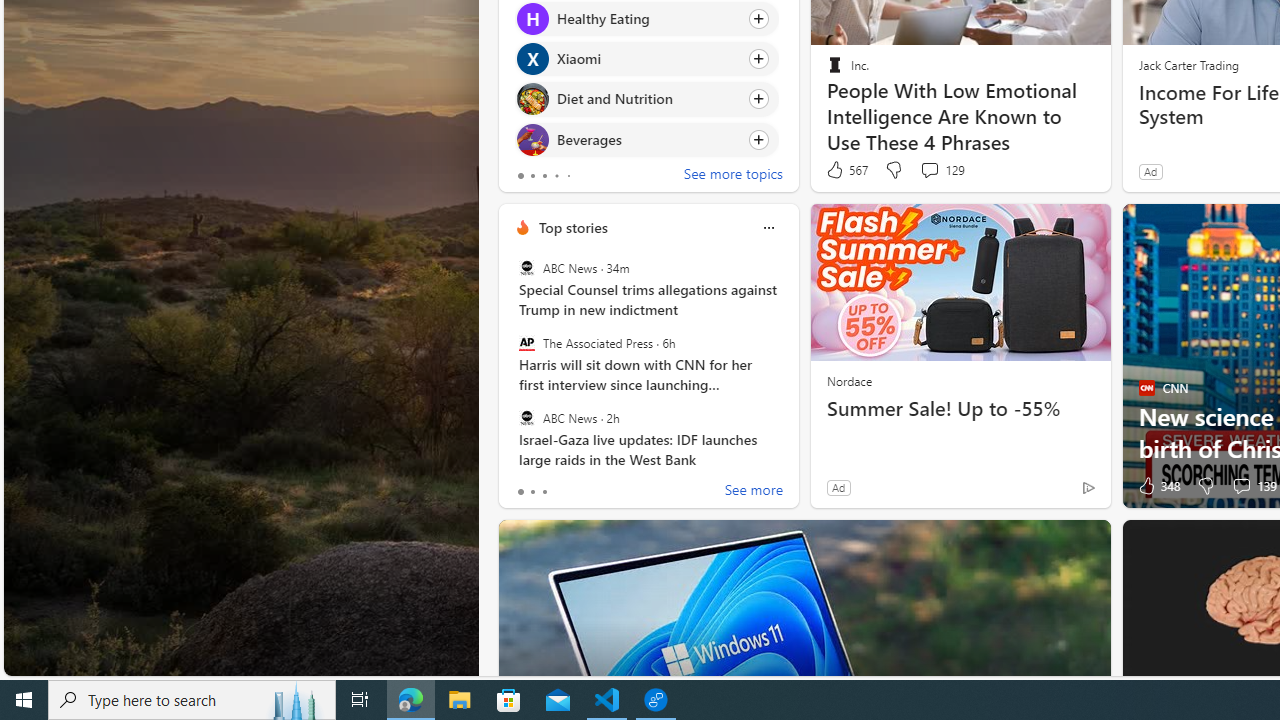 The width and height of the screenshot is (1280, 720). What do you see at coordinates (526, 342) in the screenshot?
I see `'The Associated Press'` at bounding box center [526, 342].